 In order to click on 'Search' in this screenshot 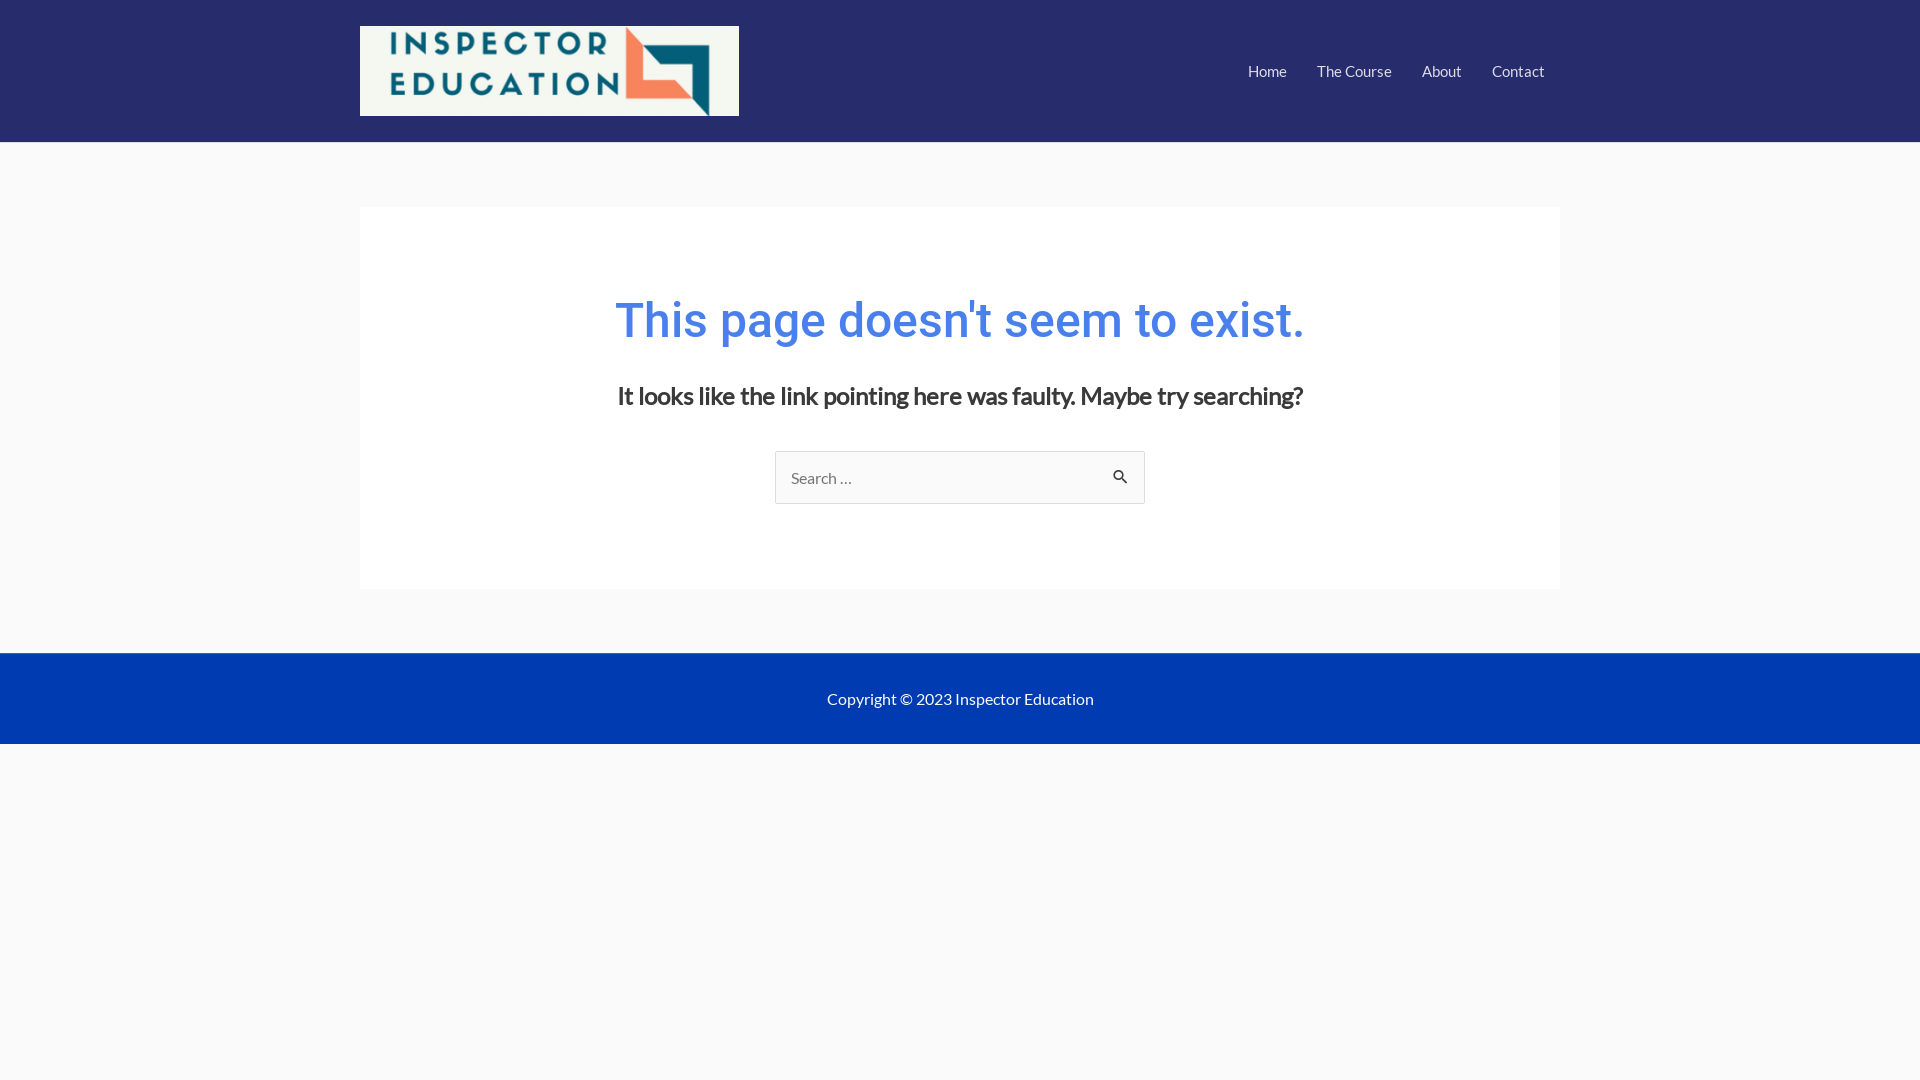, I will do `click(1098, 471)`.